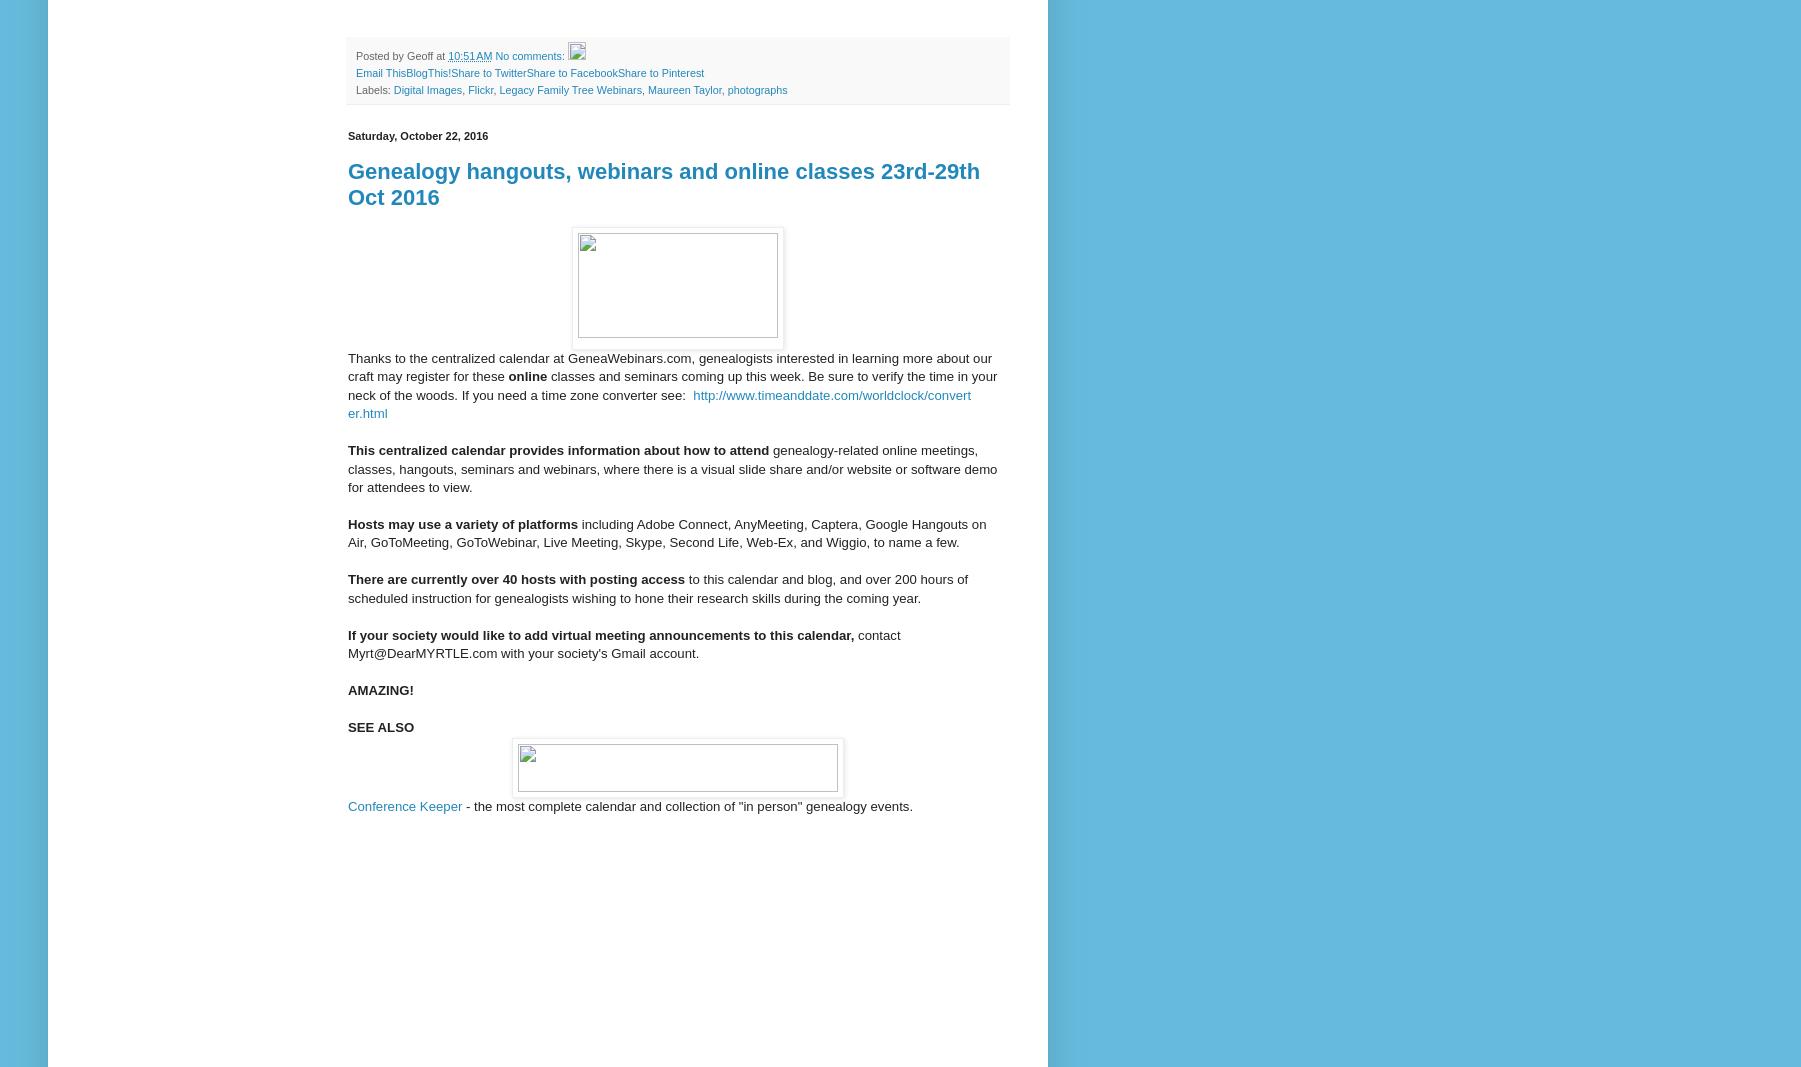  What do you see at coordinates (781, 393) in the screenshot?
I see `'anddate.com/wor'` at bounding box center [781, 393].